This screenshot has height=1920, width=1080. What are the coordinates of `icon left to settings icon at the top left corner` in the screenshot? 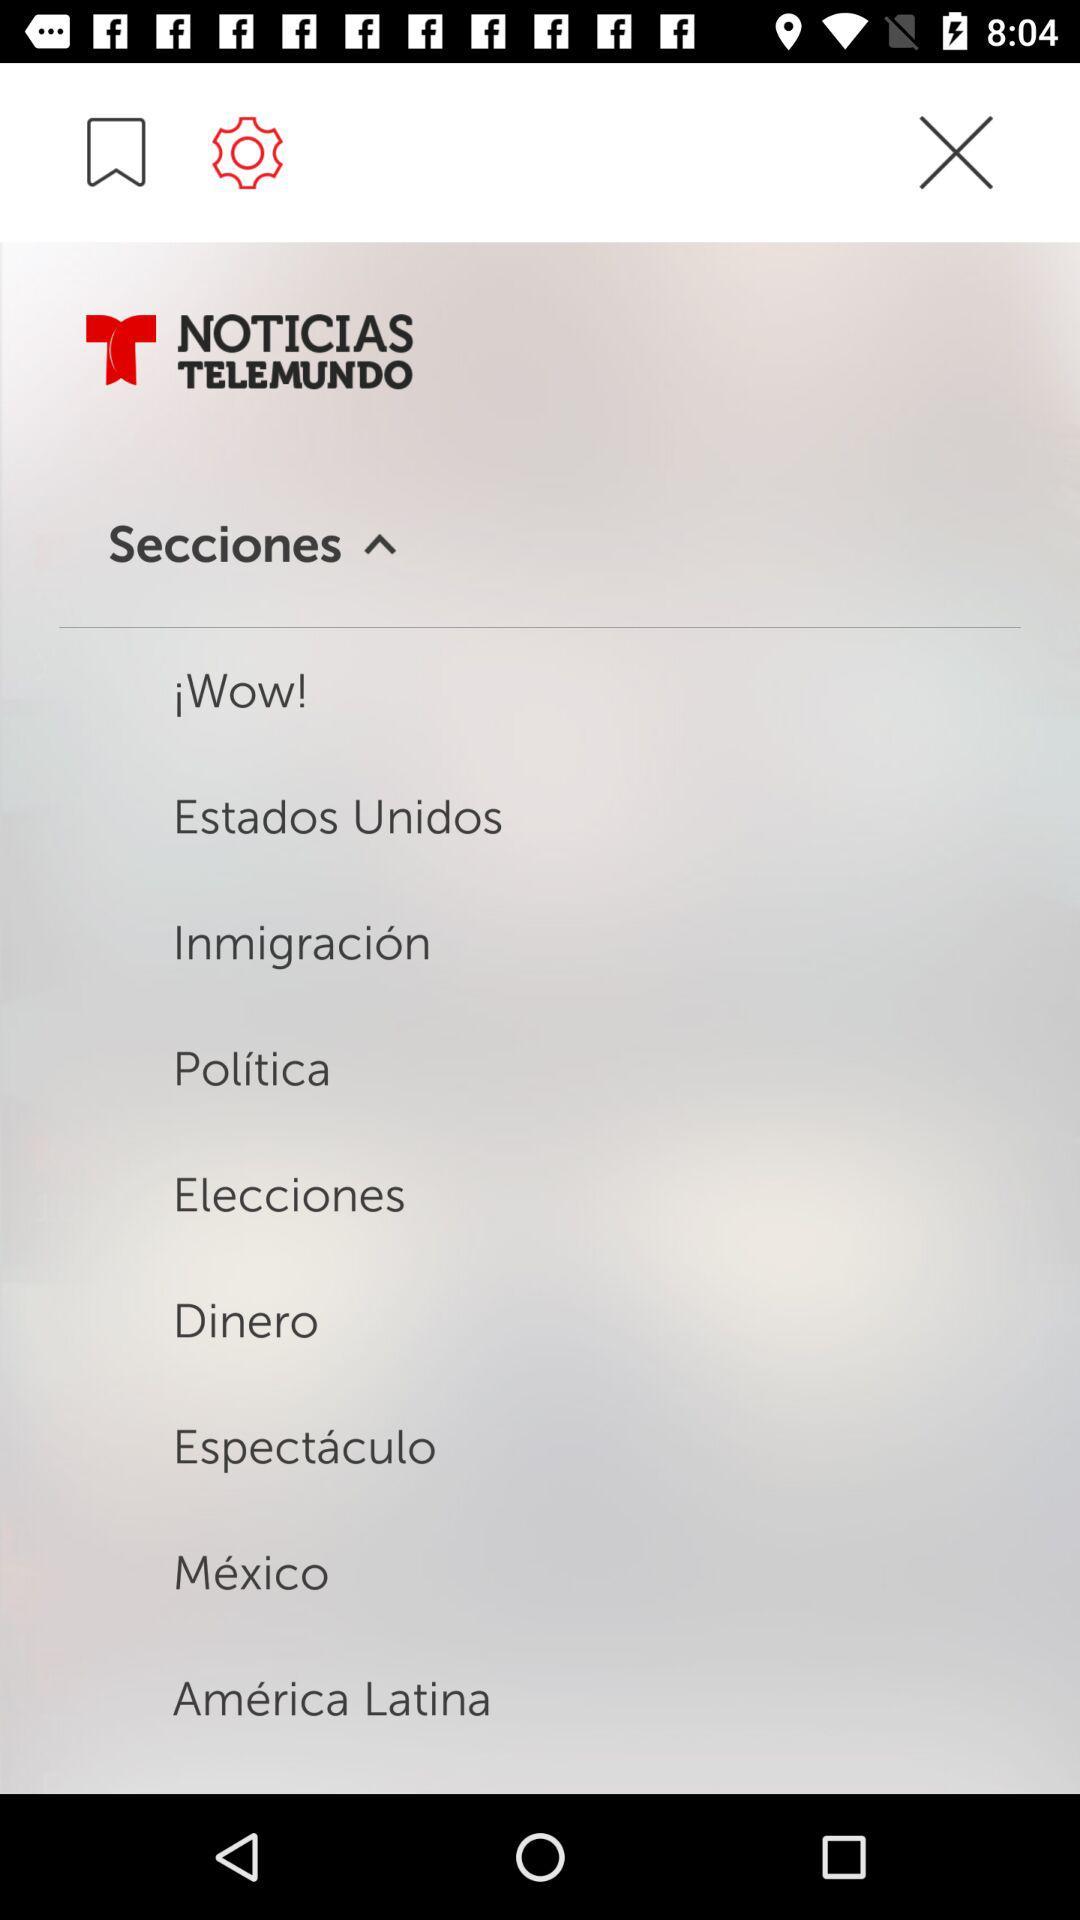 It's located at (116, 151).